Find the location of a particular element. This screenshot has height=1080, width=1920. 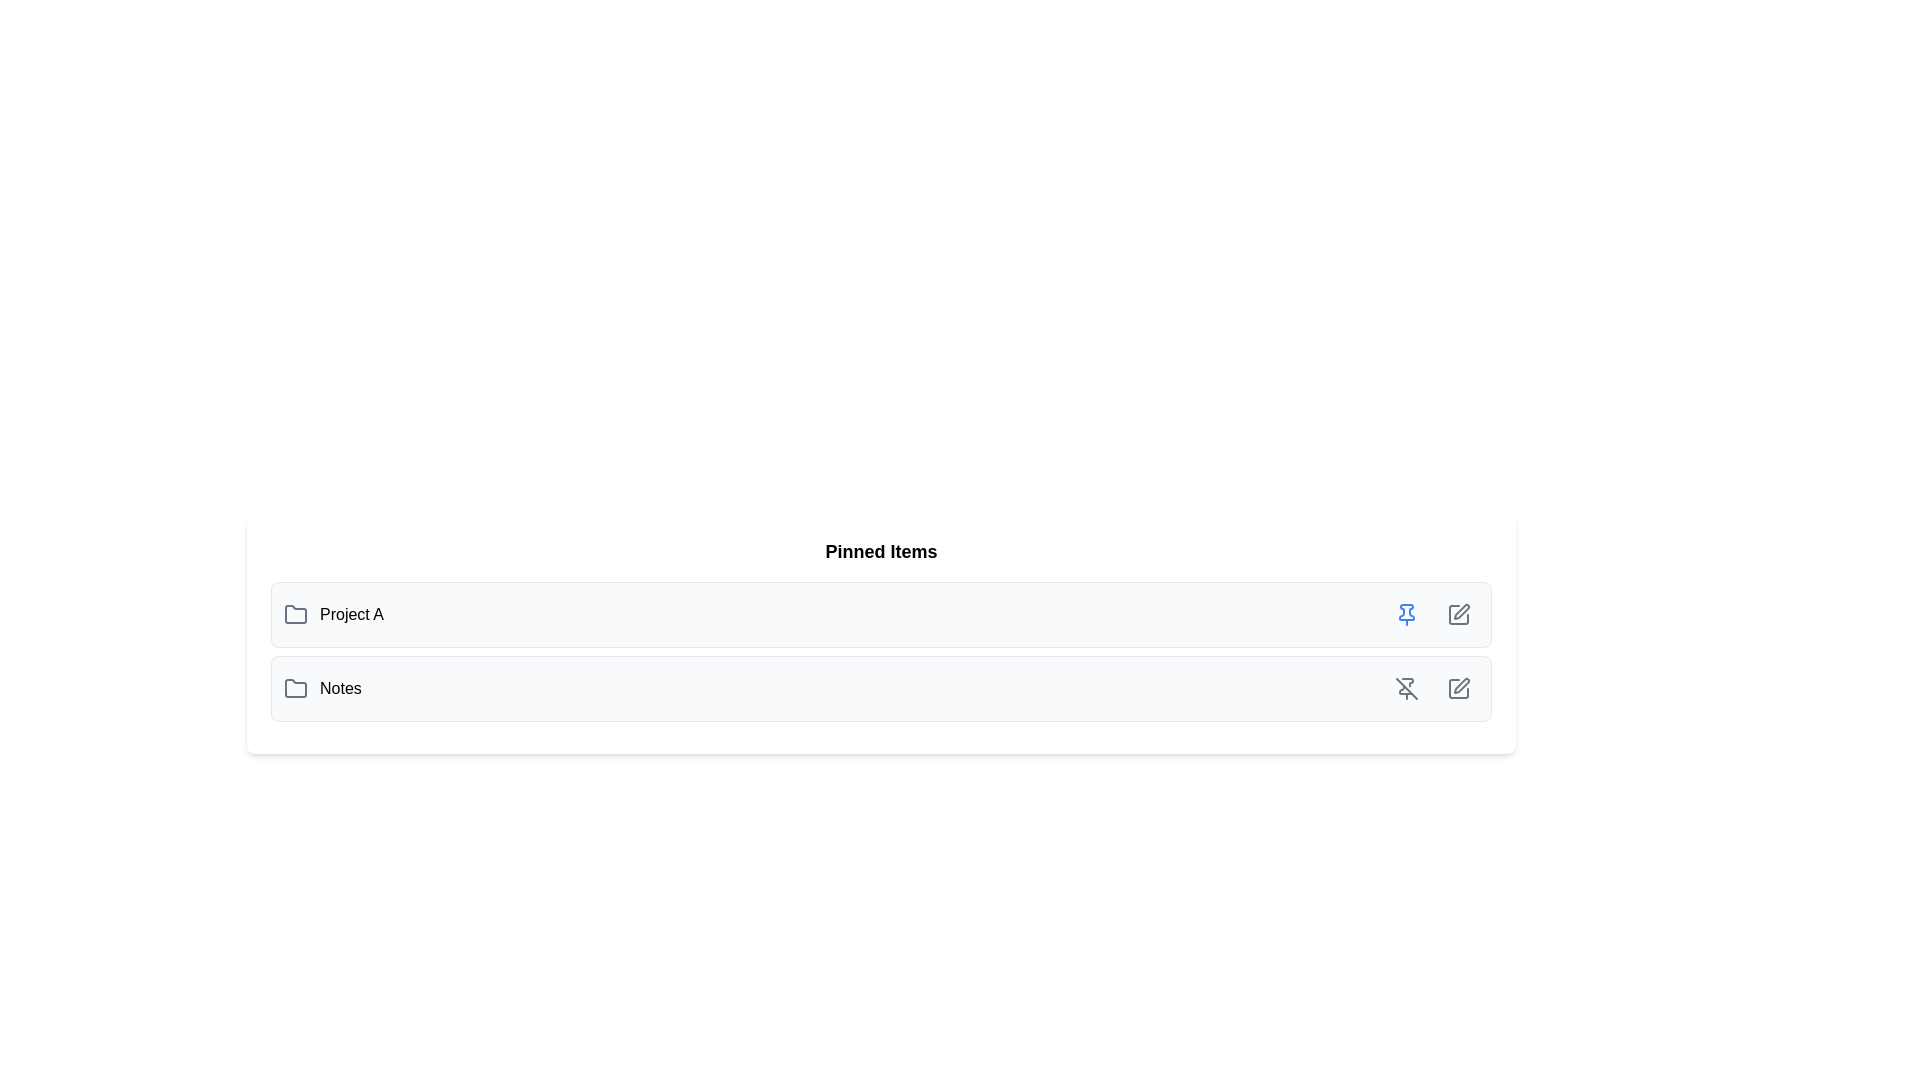

the blue pin icon located to the left of the edit icon in the 'Project A' entry is located at coordinates (1405, 613).